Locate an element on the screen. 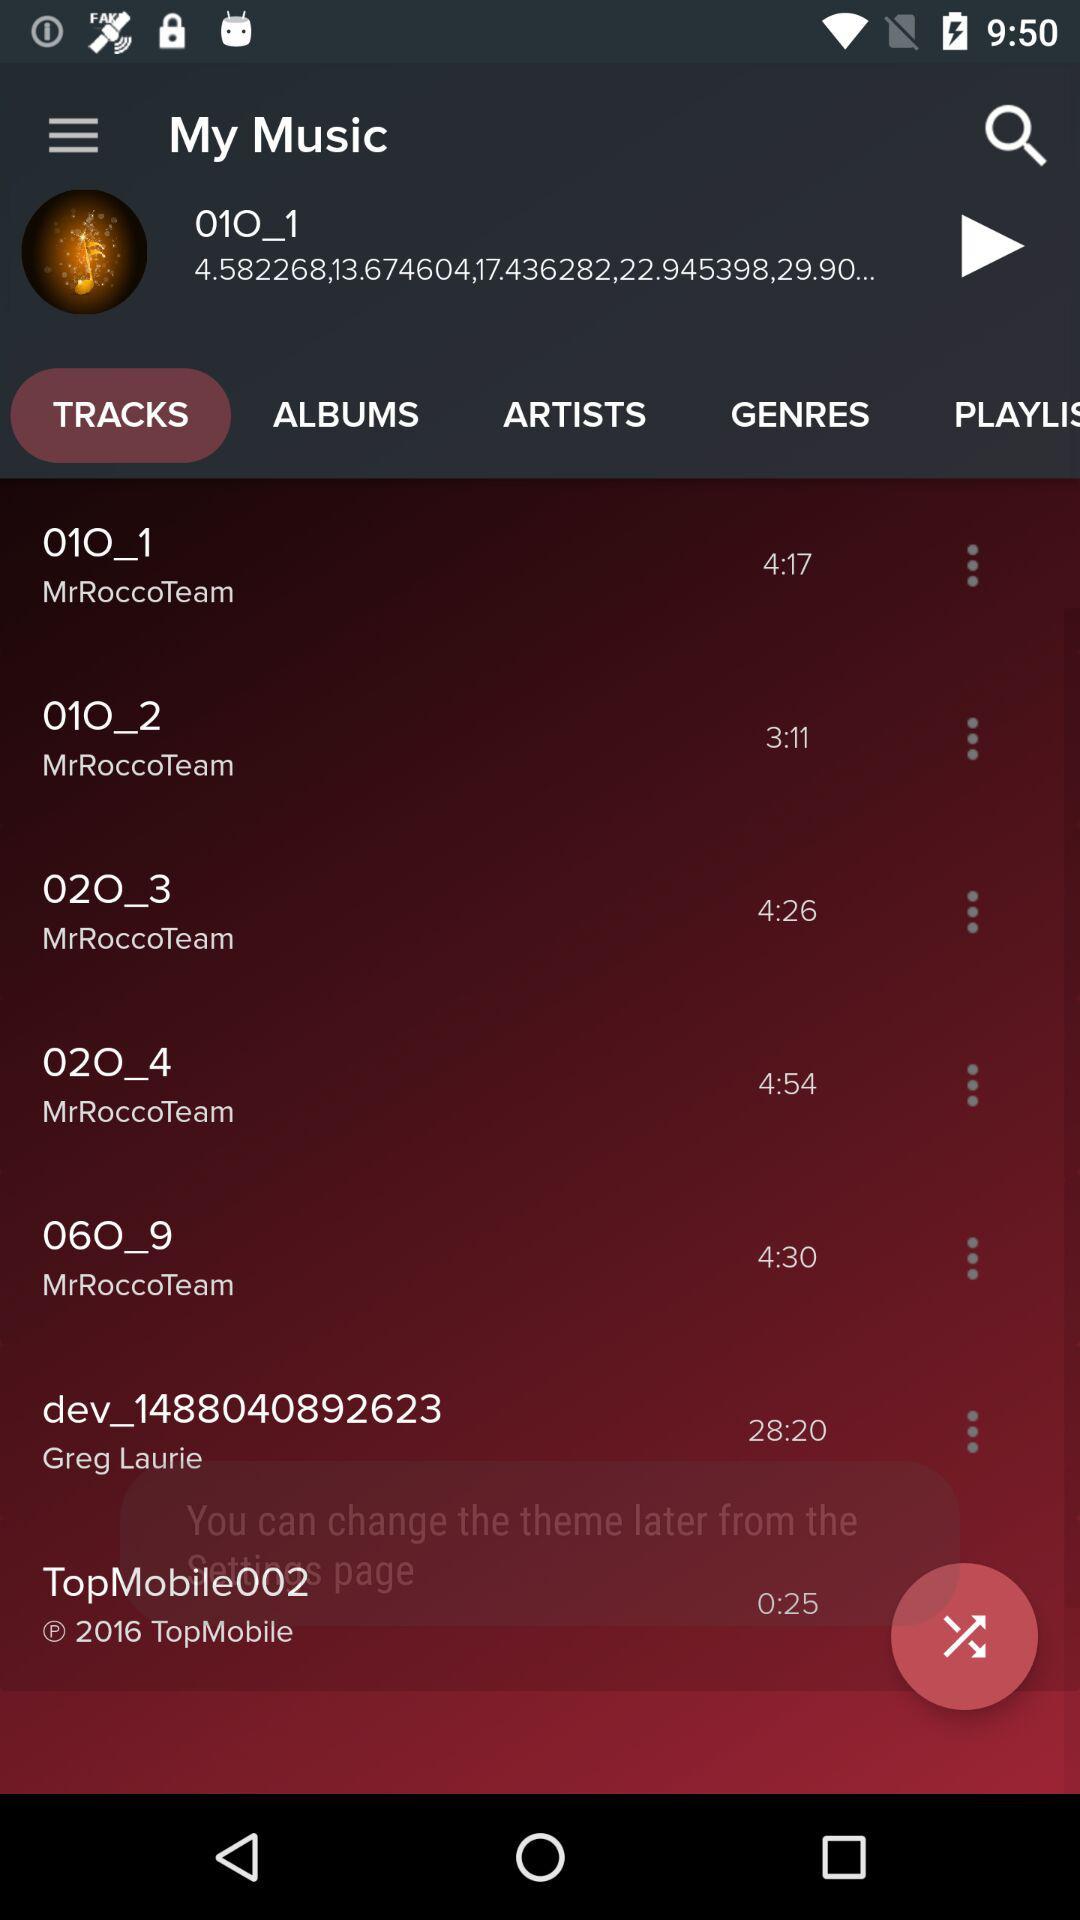 This screenshot has width=1080, height=1920. open options is located at coordinates (971, 737).